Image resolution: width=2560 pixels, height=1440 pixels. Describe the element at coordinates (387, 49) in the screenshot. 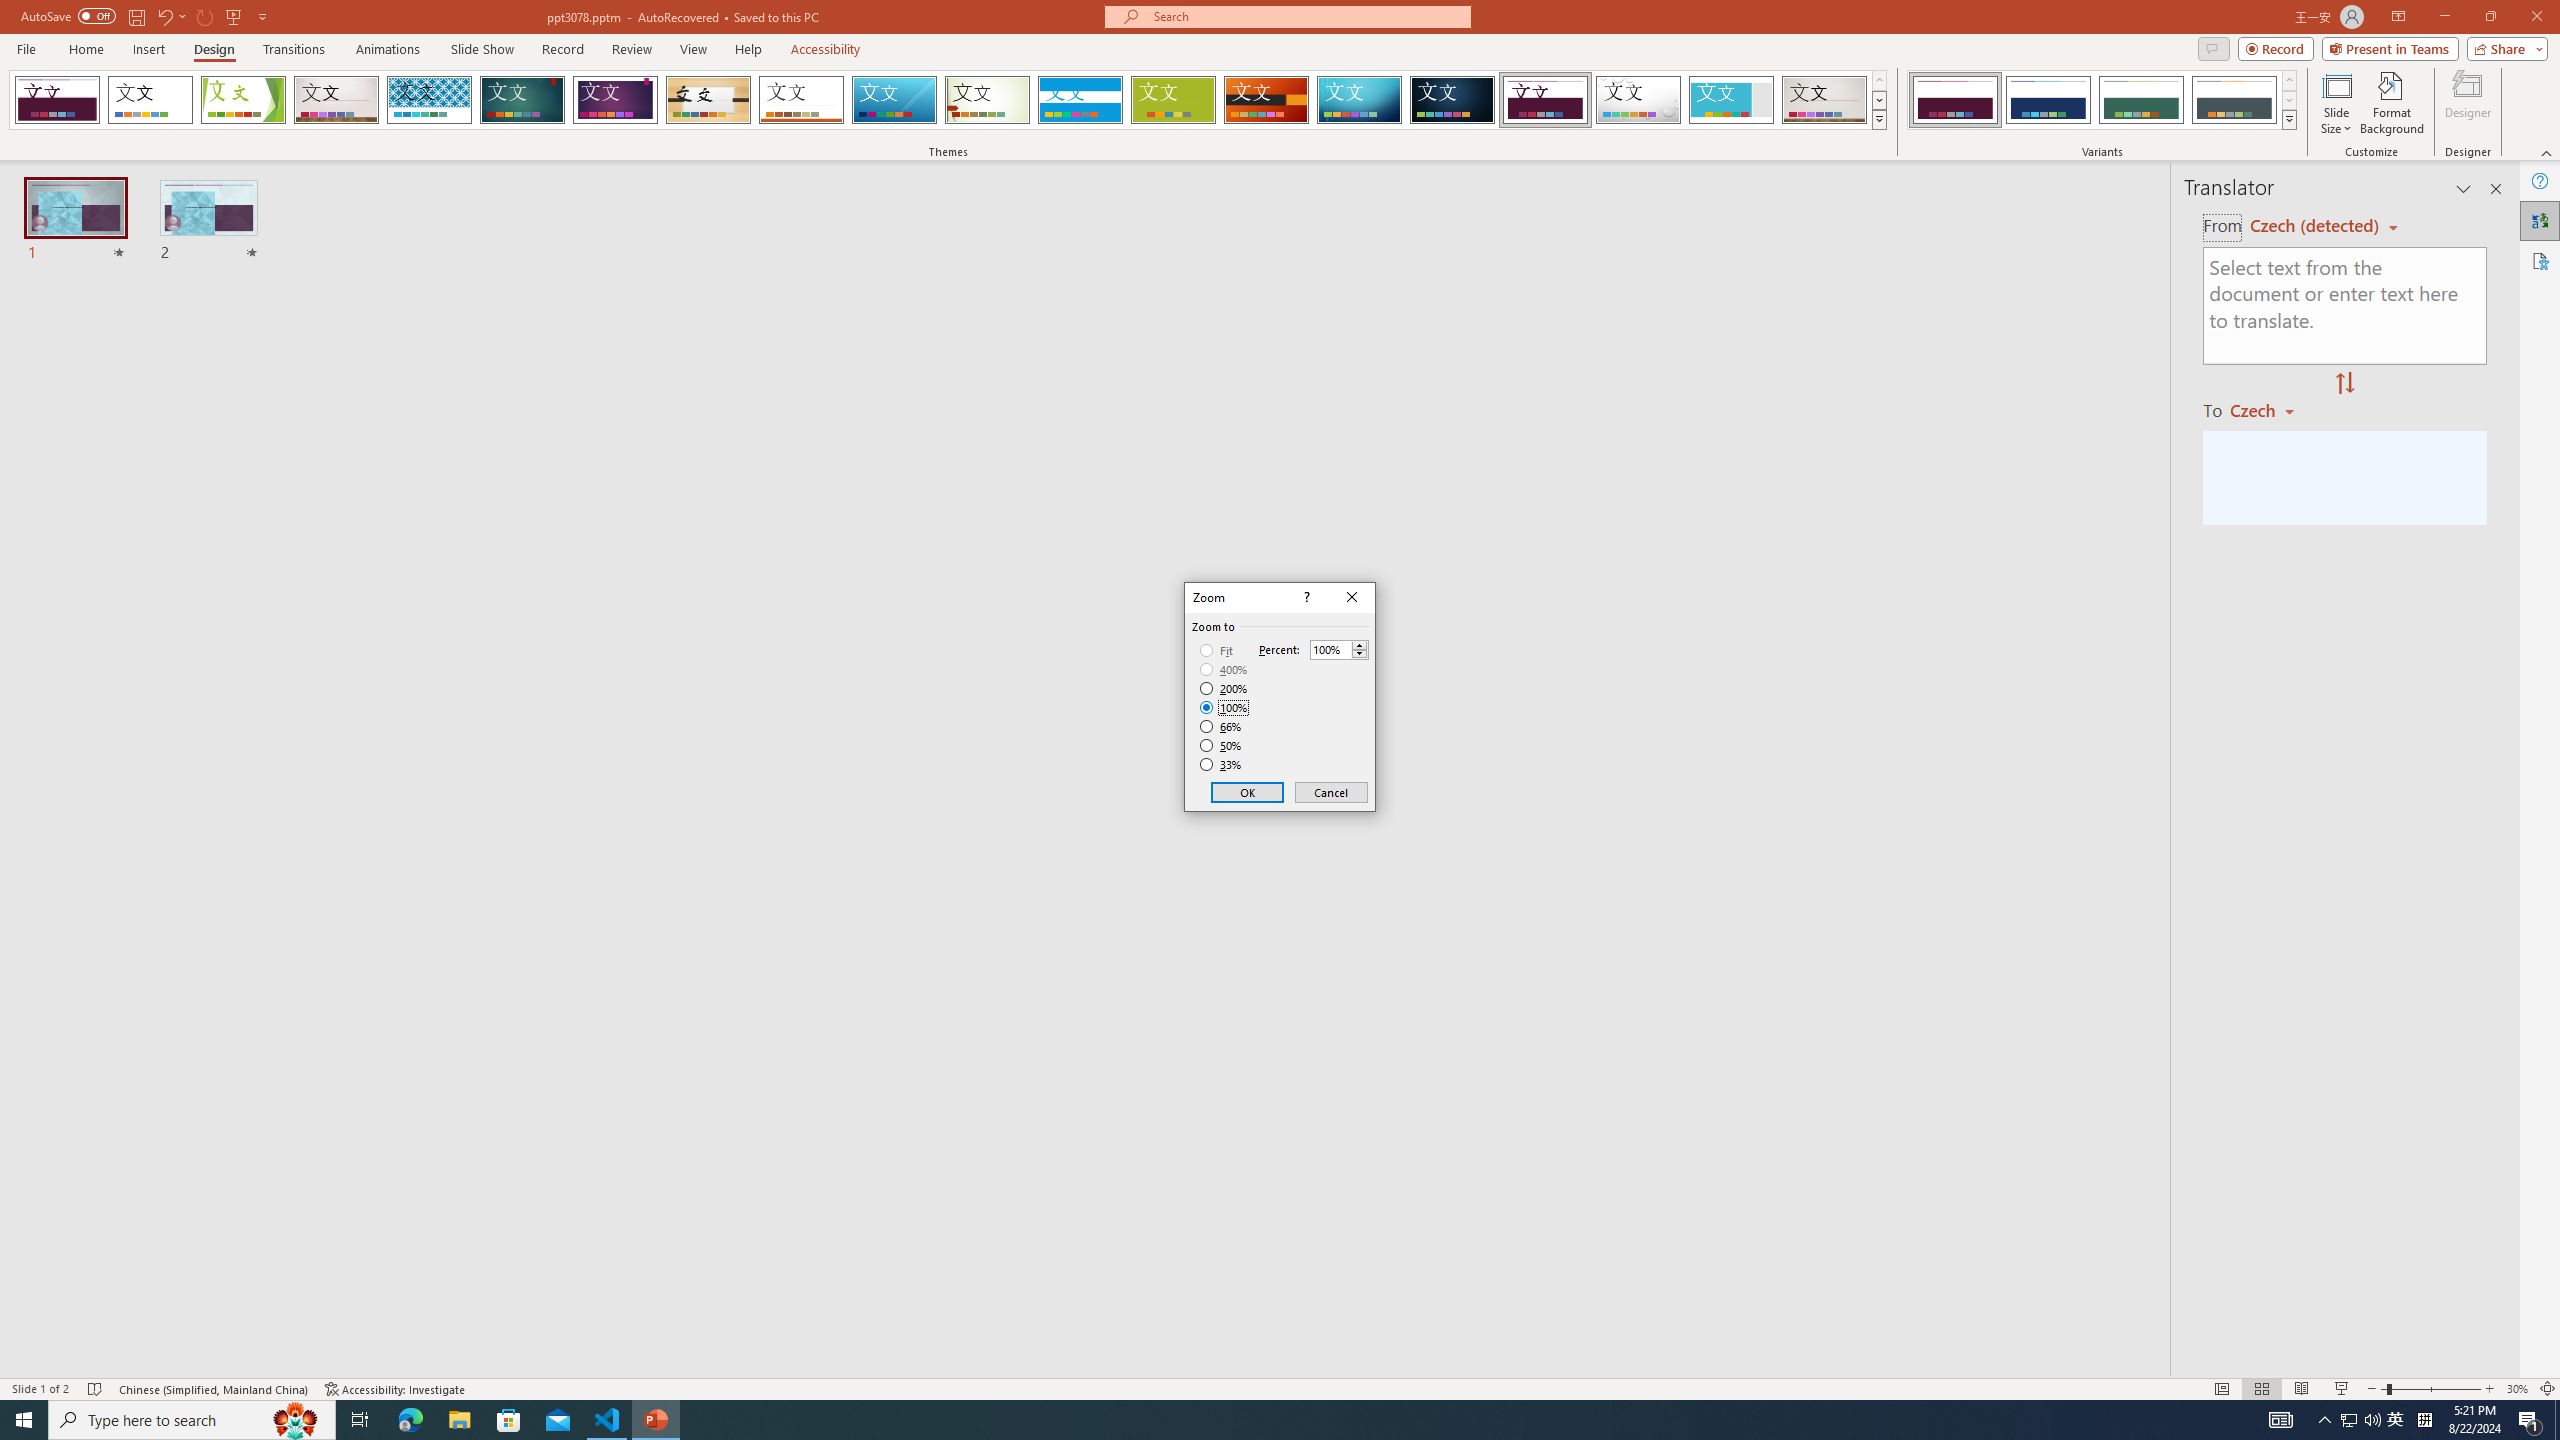

I see `'Animations'` at that location.